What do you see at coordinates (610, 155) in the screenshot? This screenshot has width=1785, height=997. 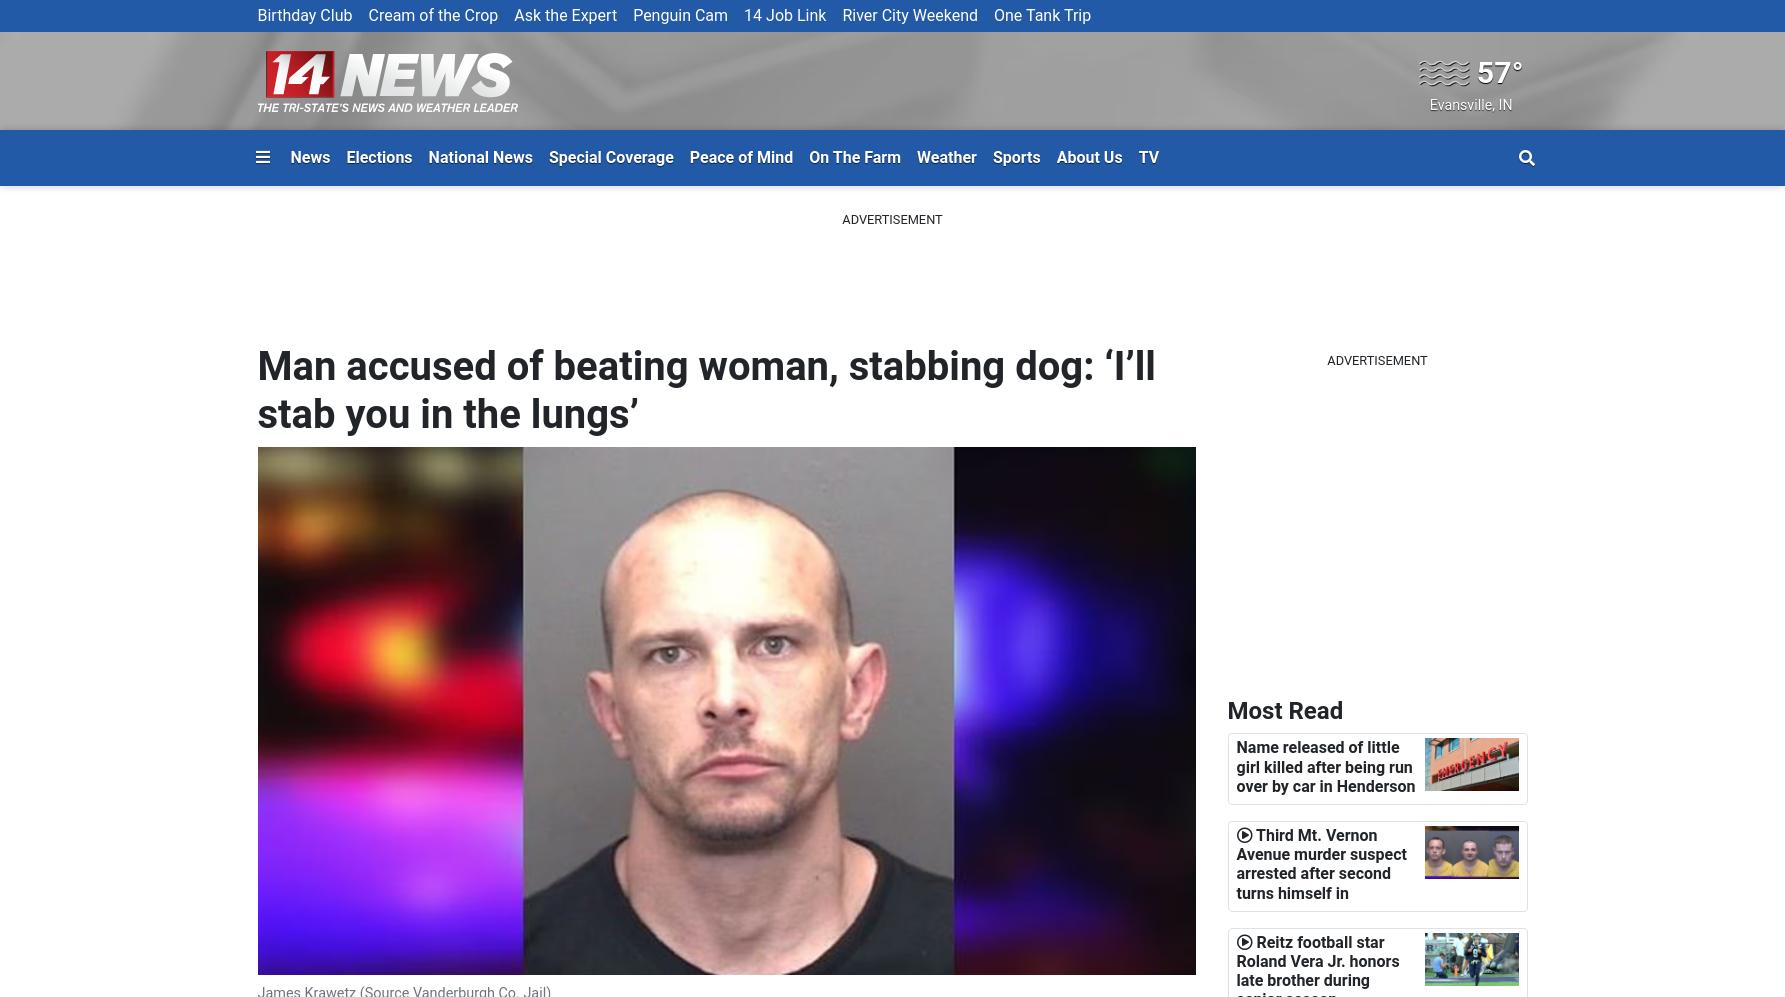 I see `'Special Coverage'` at bounding box center [610, 155].